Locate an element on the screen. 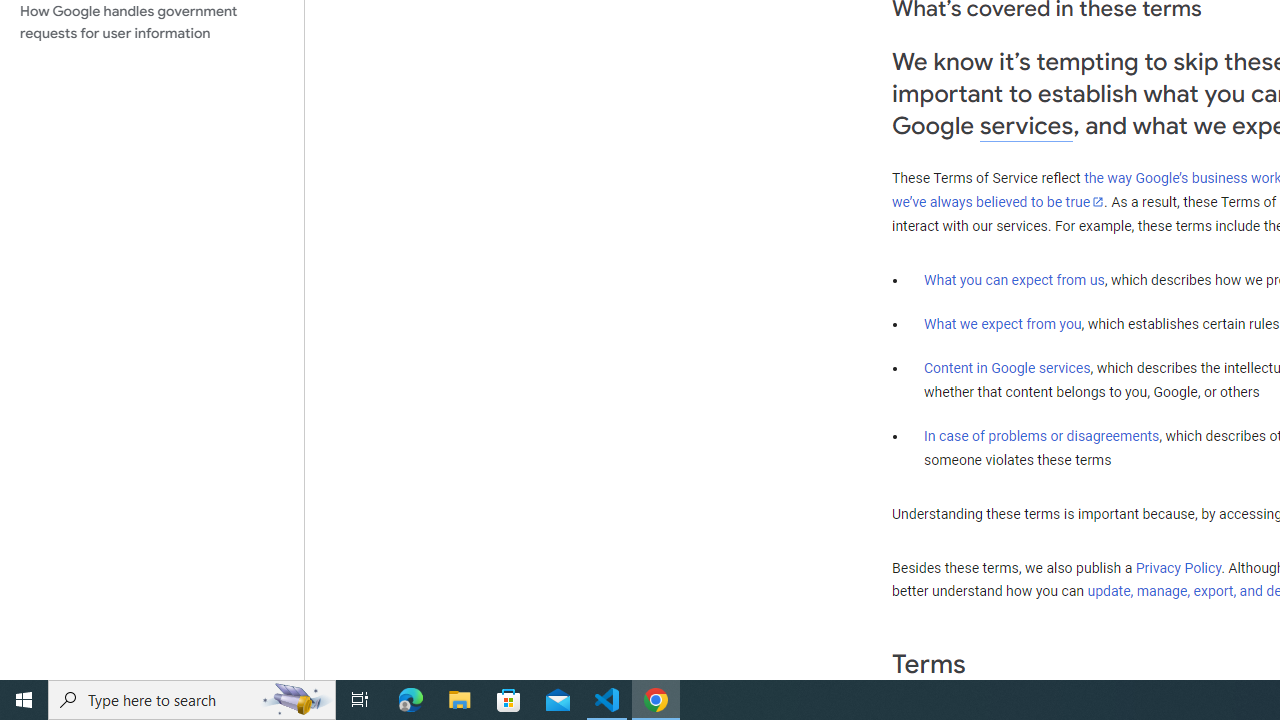 This screenshot has width=1280, height=720. 'What you can expect from us' is located at coordinates (1014, 279).